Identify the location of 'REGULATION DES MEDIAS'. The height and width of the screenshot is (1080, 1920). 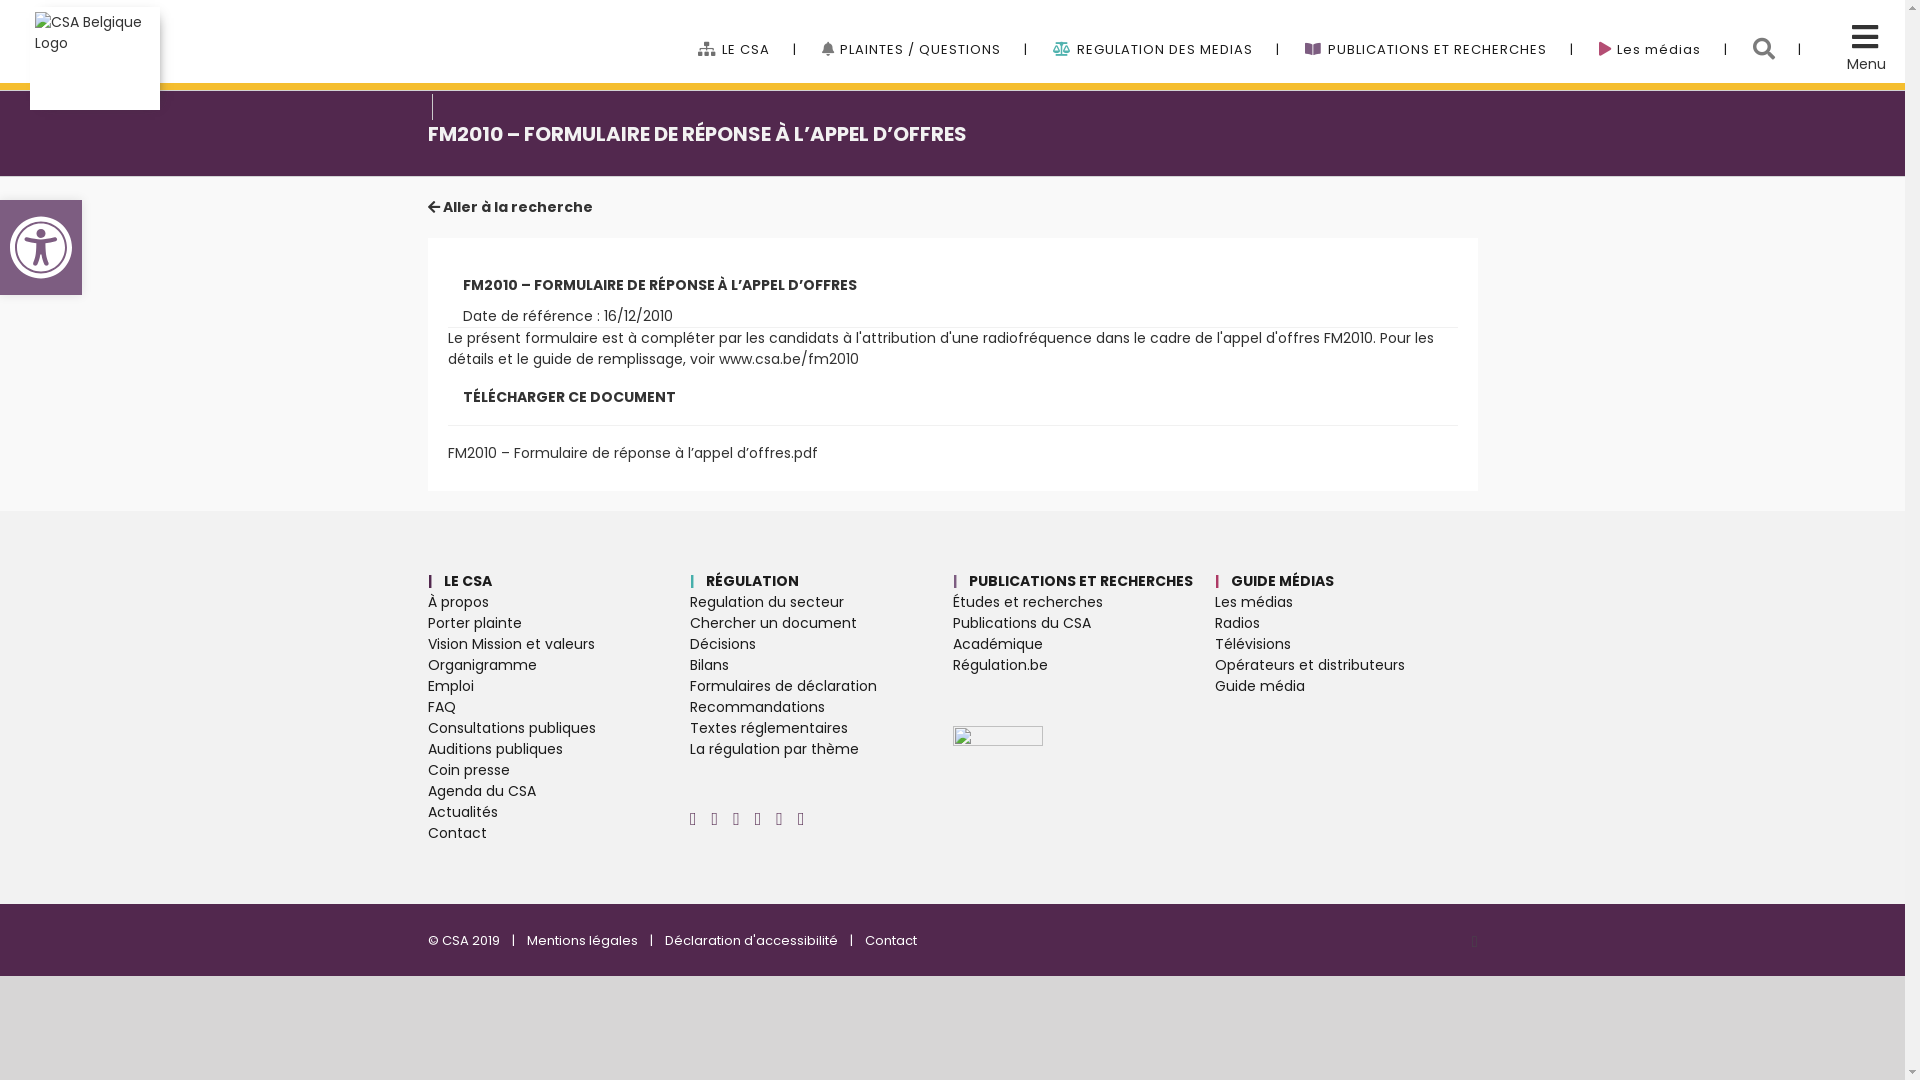
(1051, 29).